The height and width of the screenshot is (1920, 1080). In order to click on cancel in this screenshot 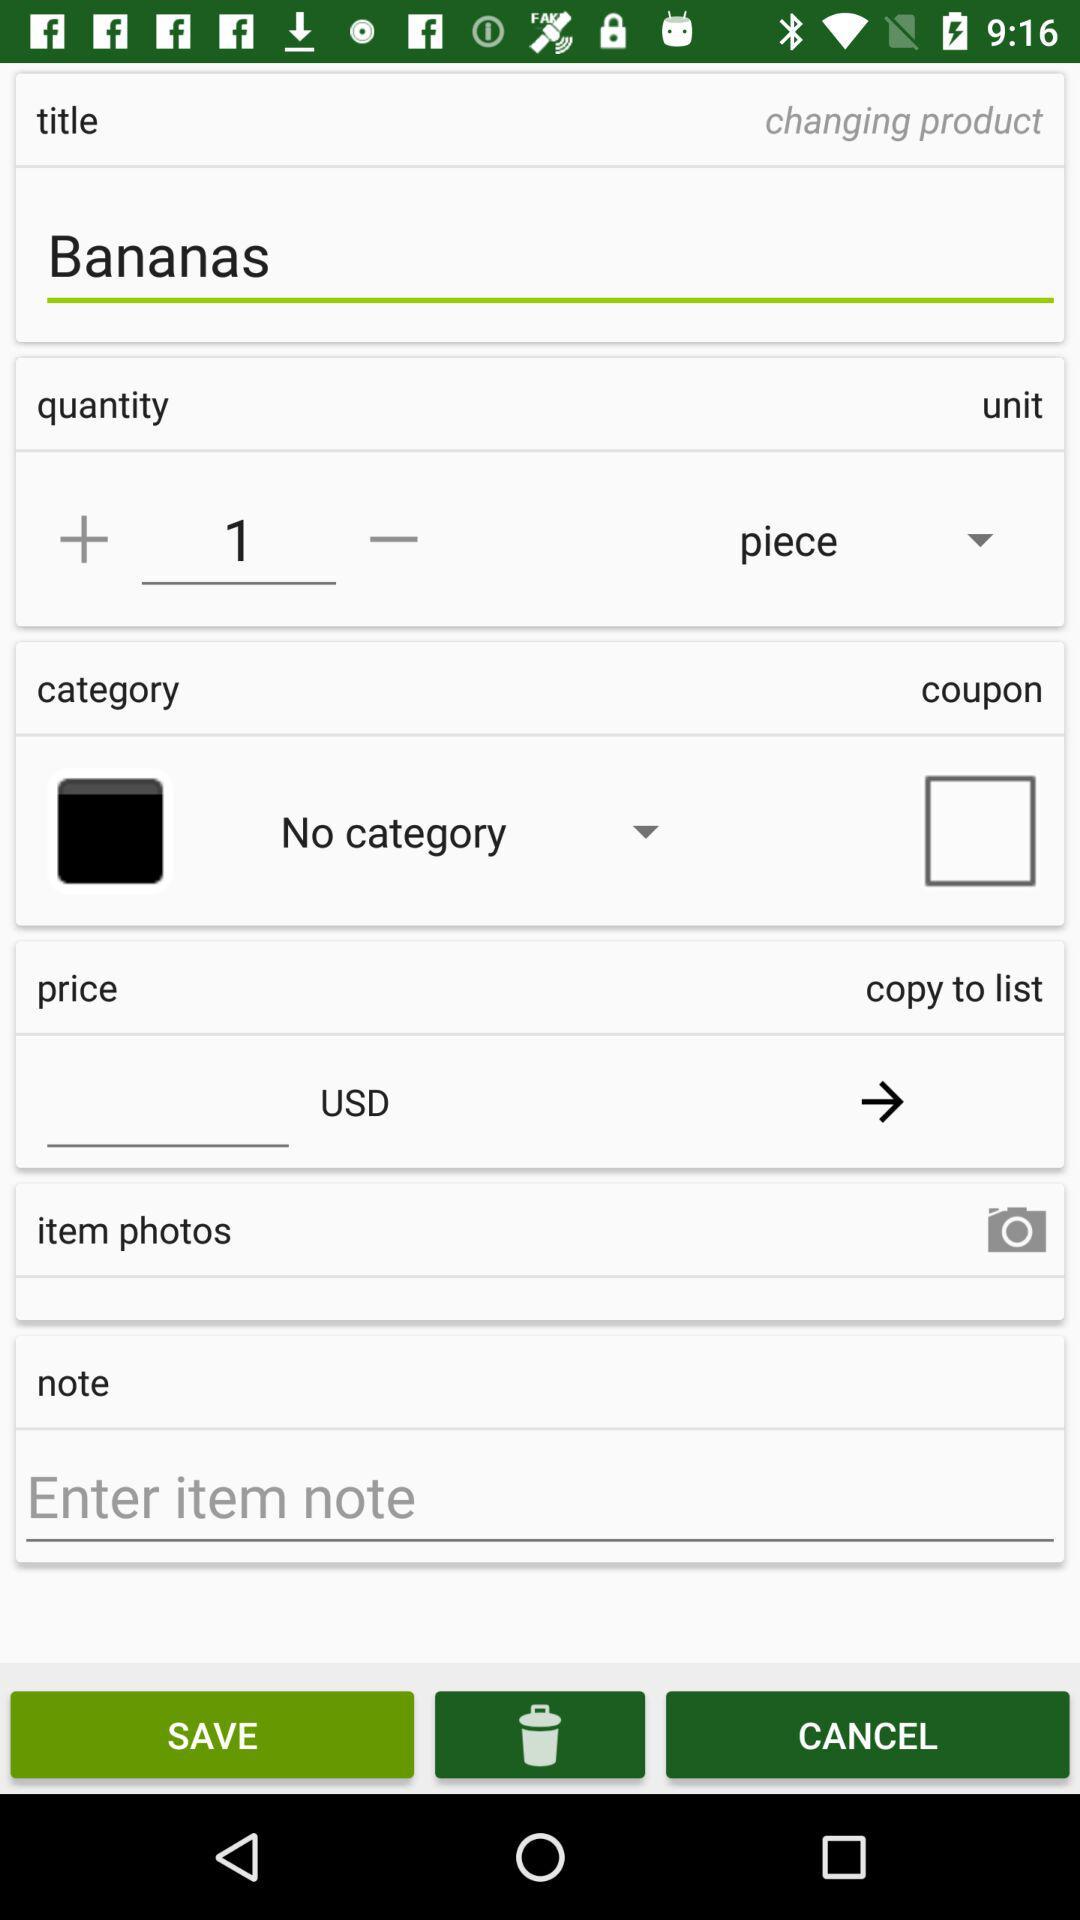, I will do `click(866, 1733)`.